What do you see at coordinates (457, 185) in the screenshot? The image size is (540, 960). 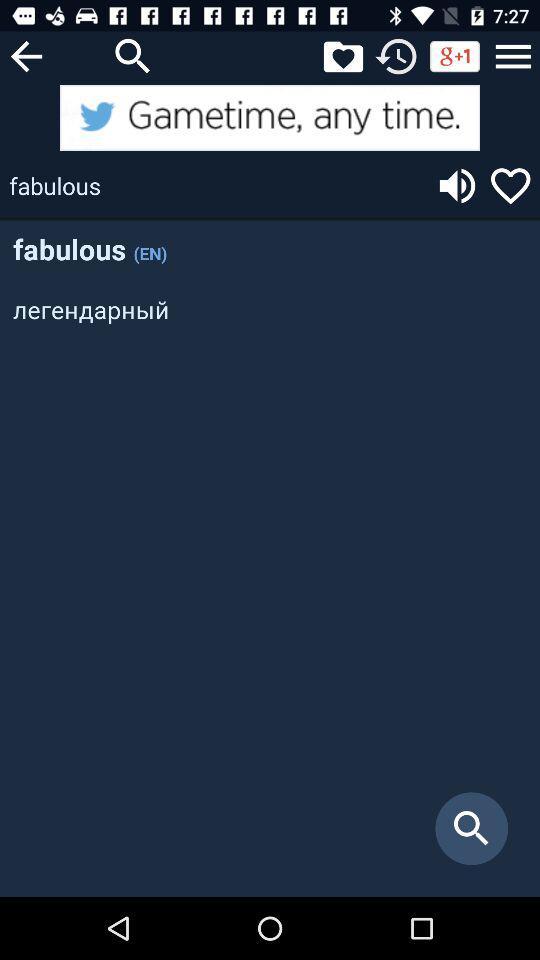 I see `speak the word` at bounding box center [457, 185].